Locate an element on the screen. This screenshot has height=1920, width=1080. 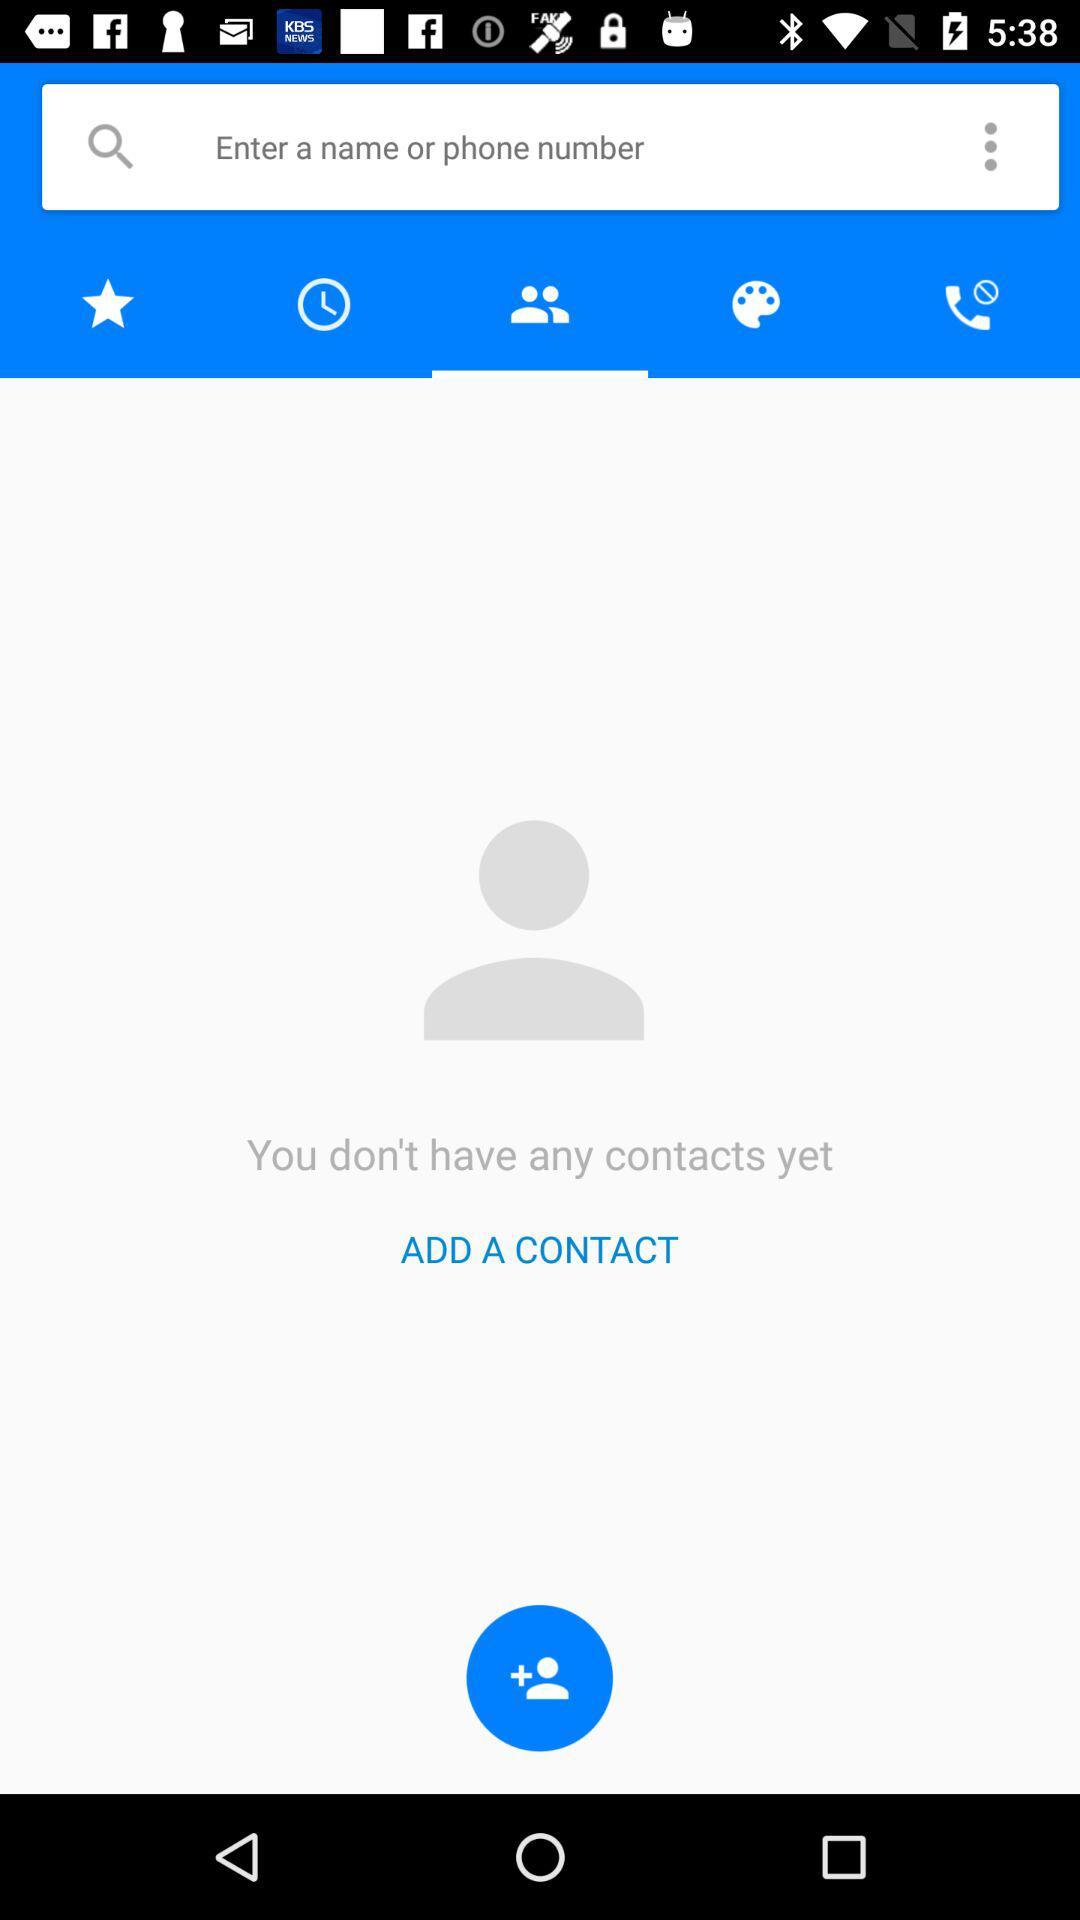
search is located at coordinates (110, 146).